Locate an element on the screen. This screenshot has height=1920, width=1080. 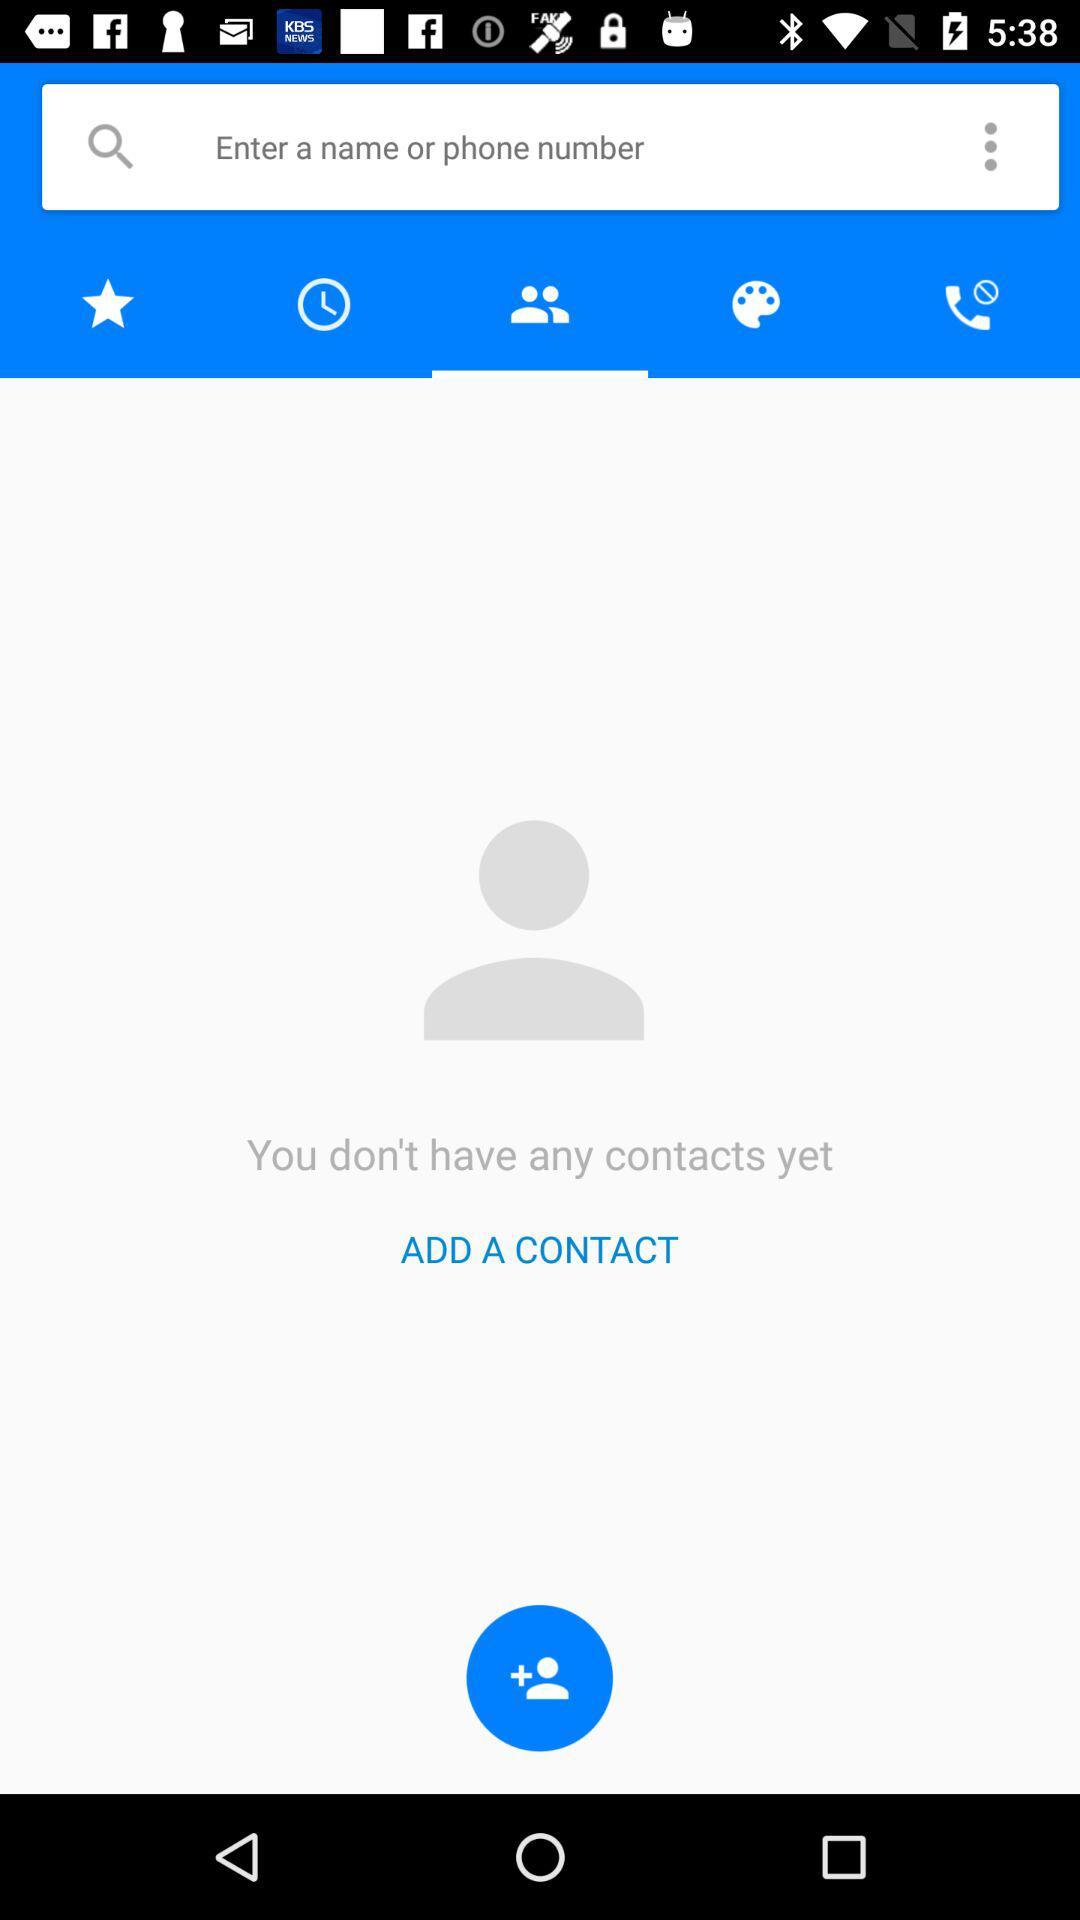
search is located at coordinates (110, 146).